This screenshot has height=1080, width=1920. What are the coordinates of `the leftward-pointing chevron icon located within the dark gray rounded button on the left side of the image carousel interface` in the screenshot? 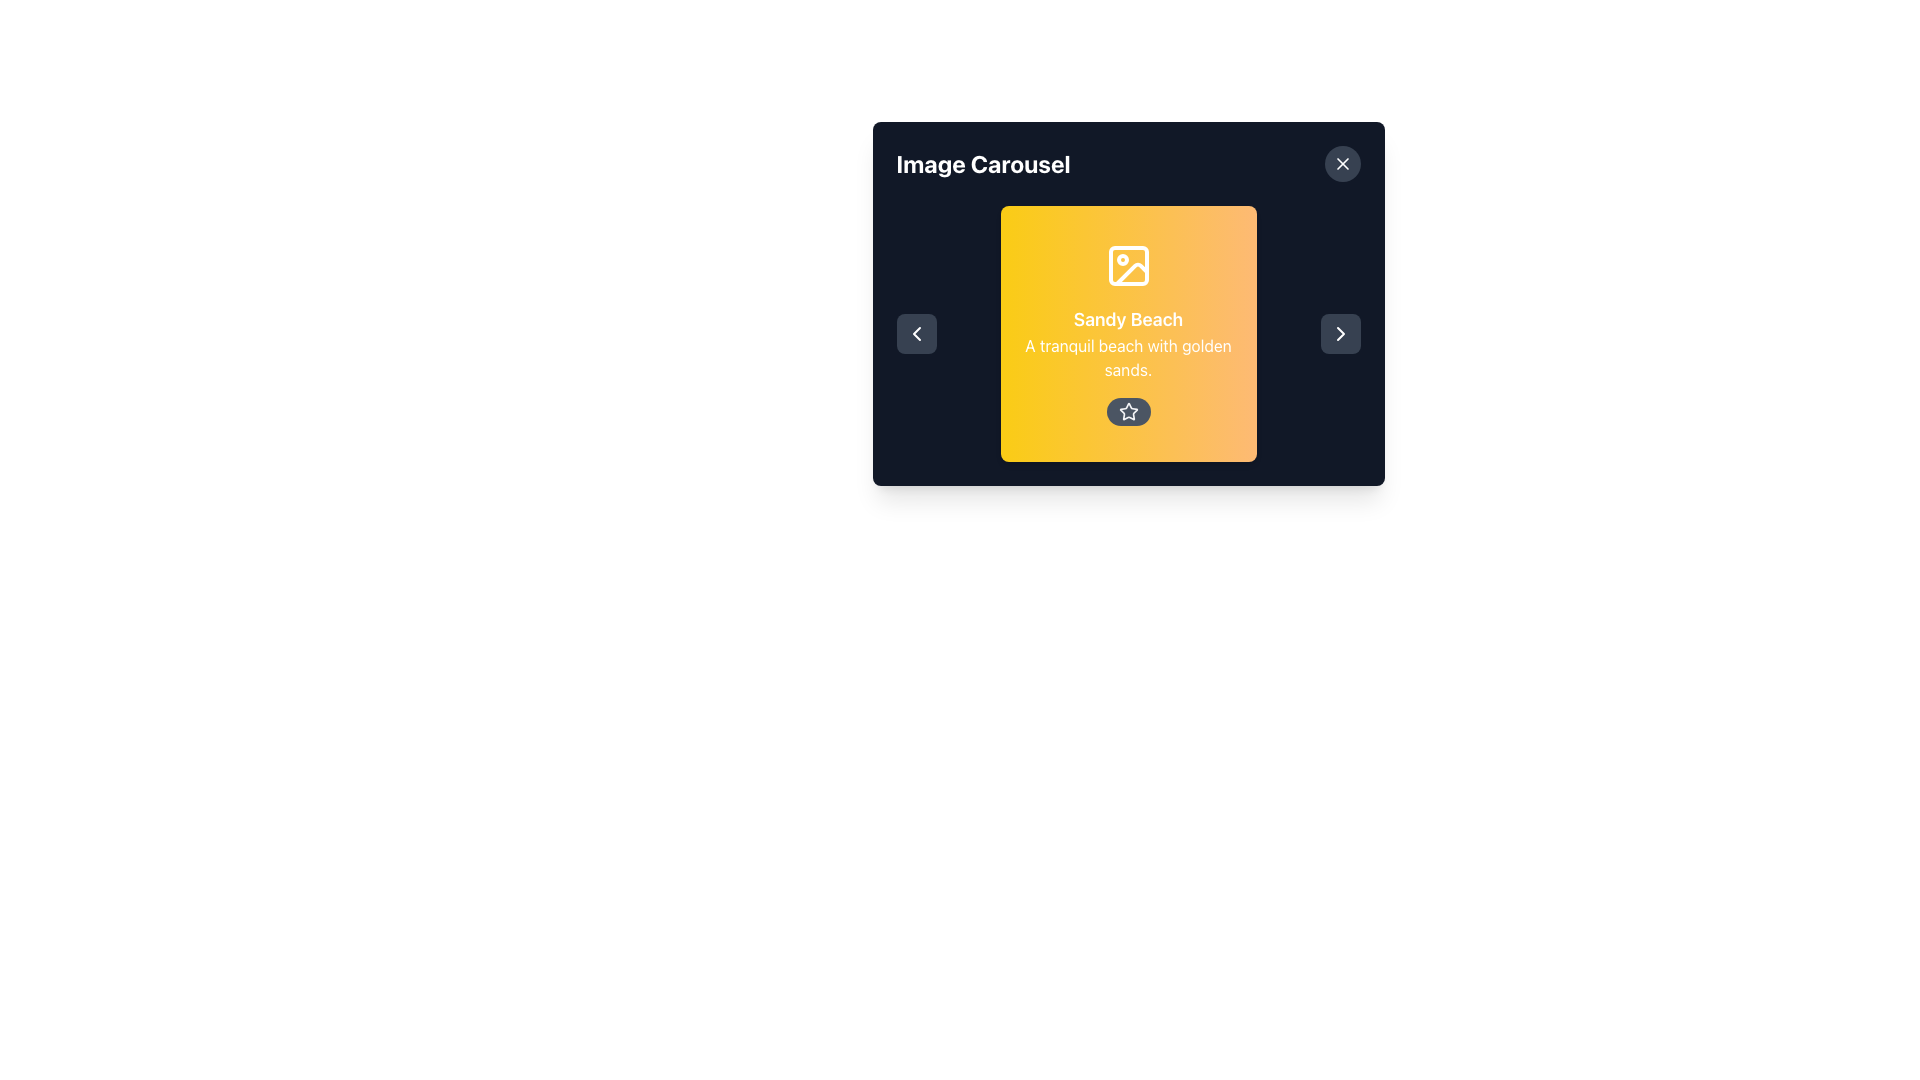 It's located at (915, 333).